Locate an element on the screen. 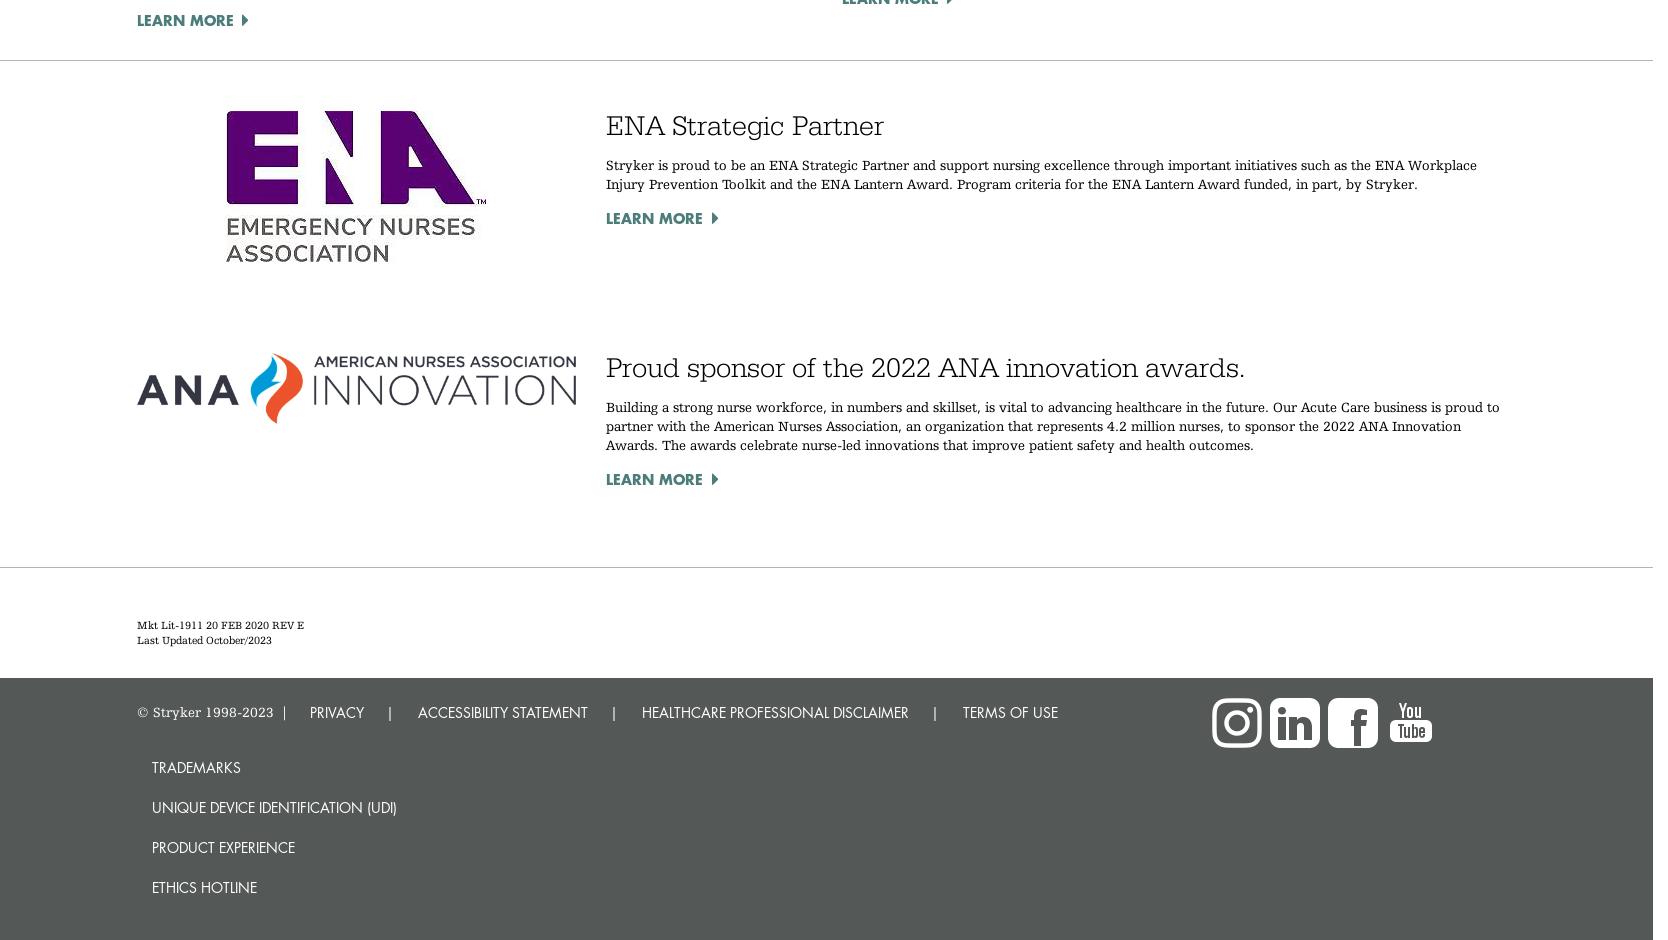 The height and width of the screenshot is (940, 1668). 'Unique device identification (UDI)' is located at coordinates (150, 807).